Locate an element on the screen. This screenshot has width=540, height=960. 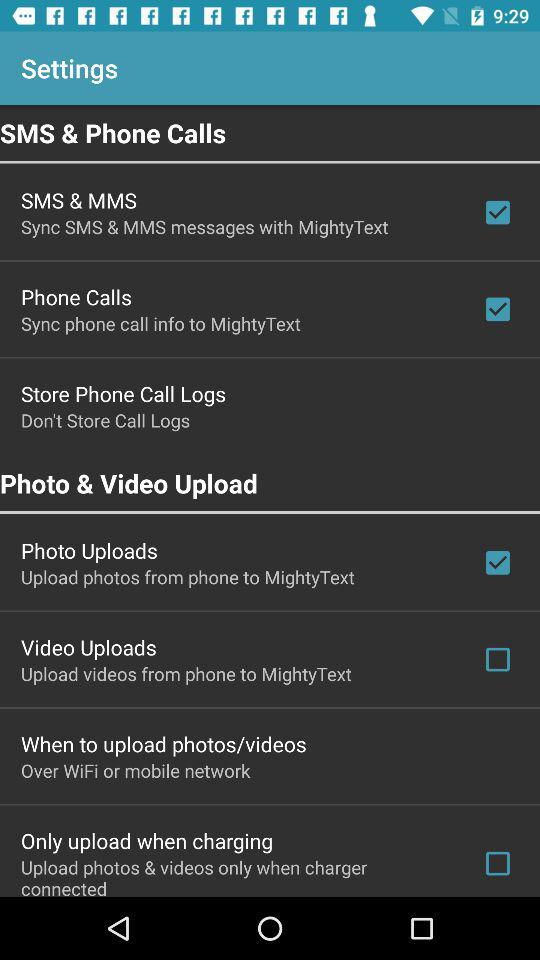
icon below don t store app is located at coordinates (270, 482).